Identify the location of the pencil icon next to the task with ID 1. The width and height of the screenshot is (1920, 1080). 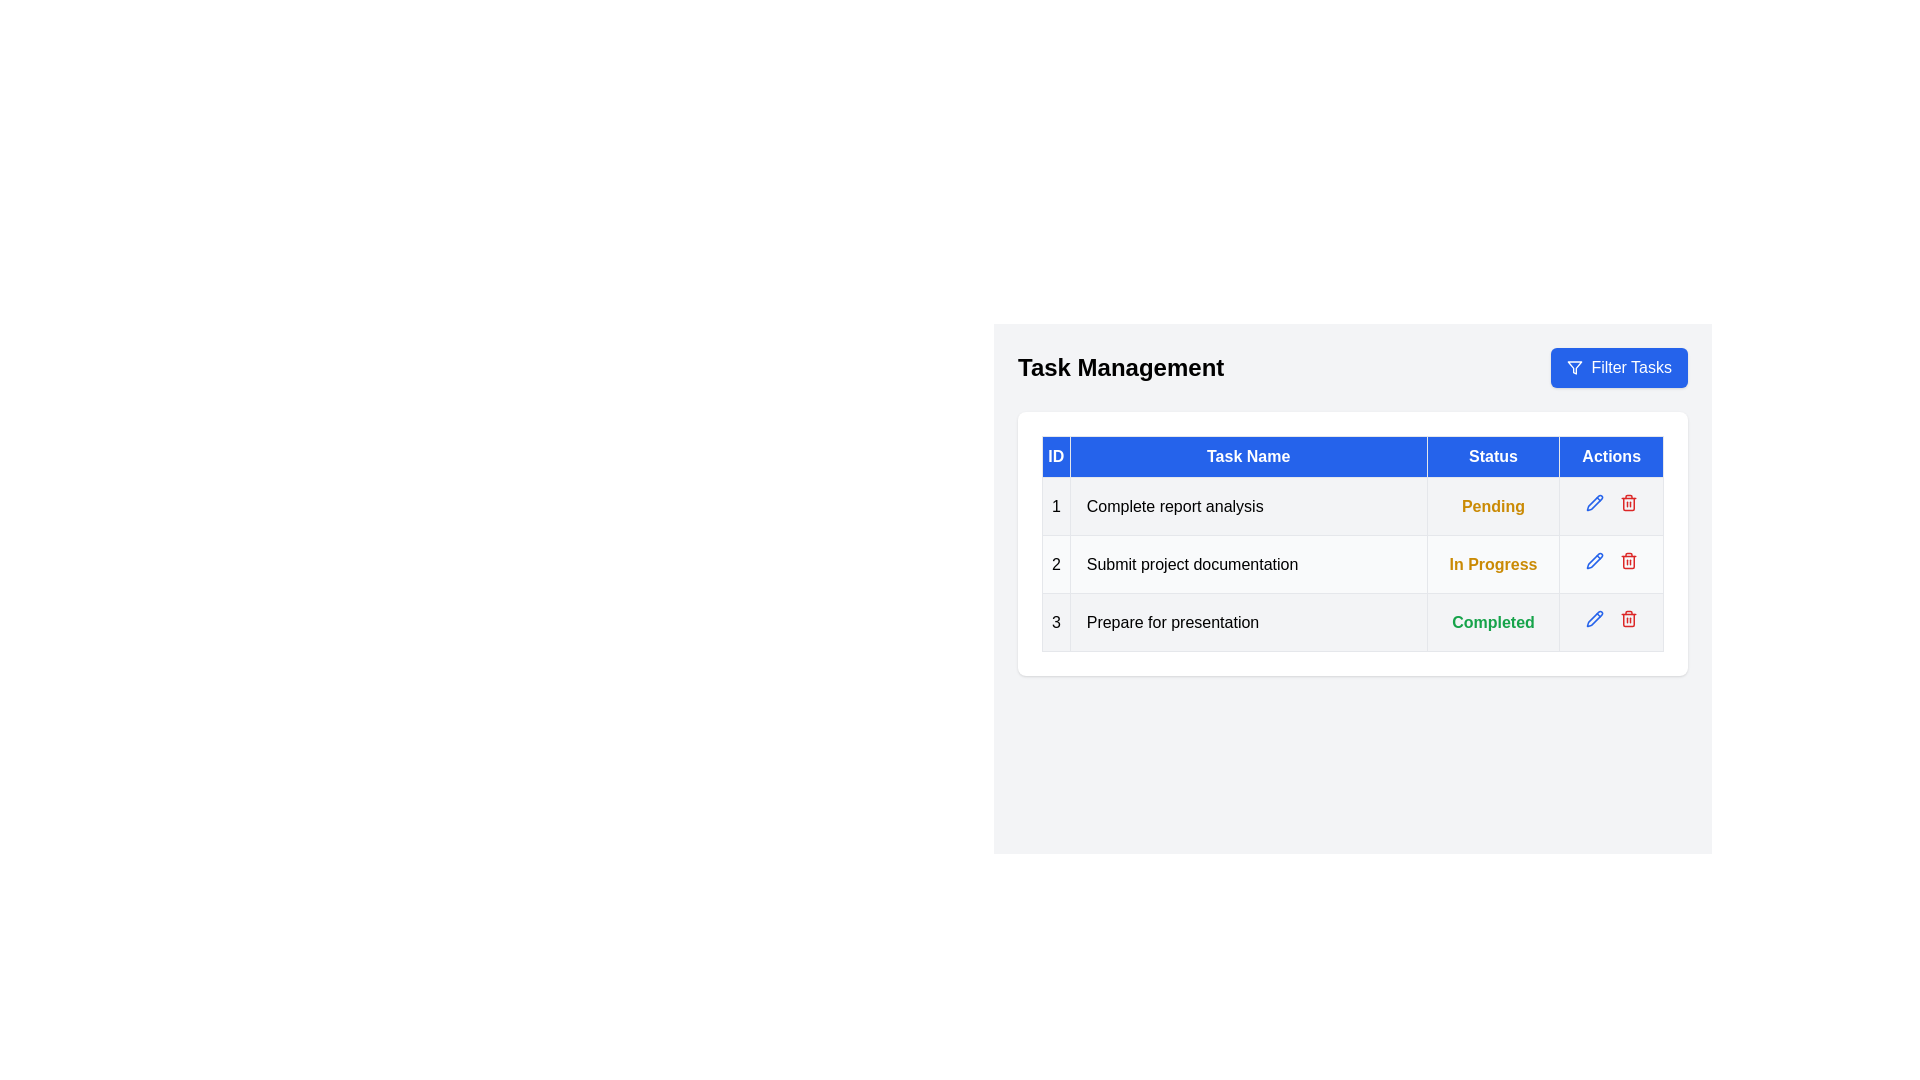
(1593, 501).